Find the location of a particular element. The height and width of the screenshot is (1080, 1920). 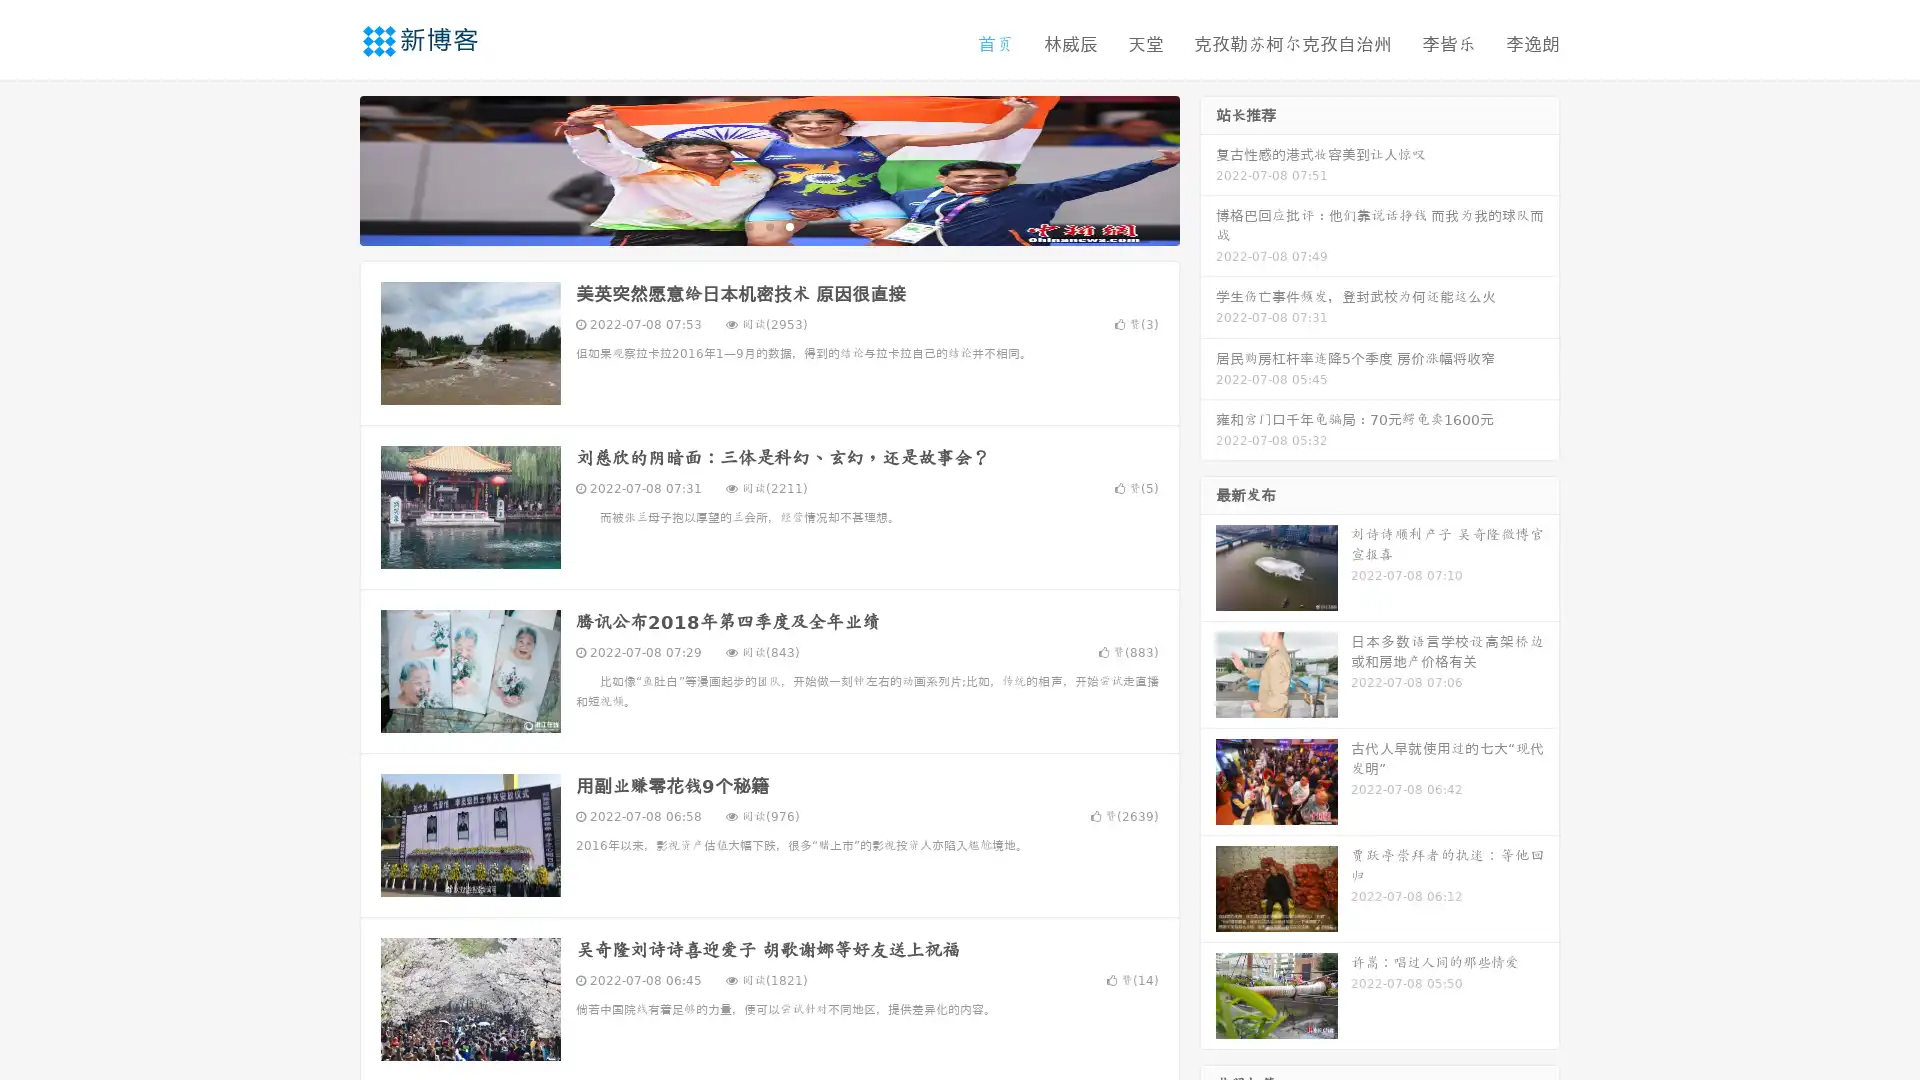

Go to slide 2 is located at coordinates (768, 225).